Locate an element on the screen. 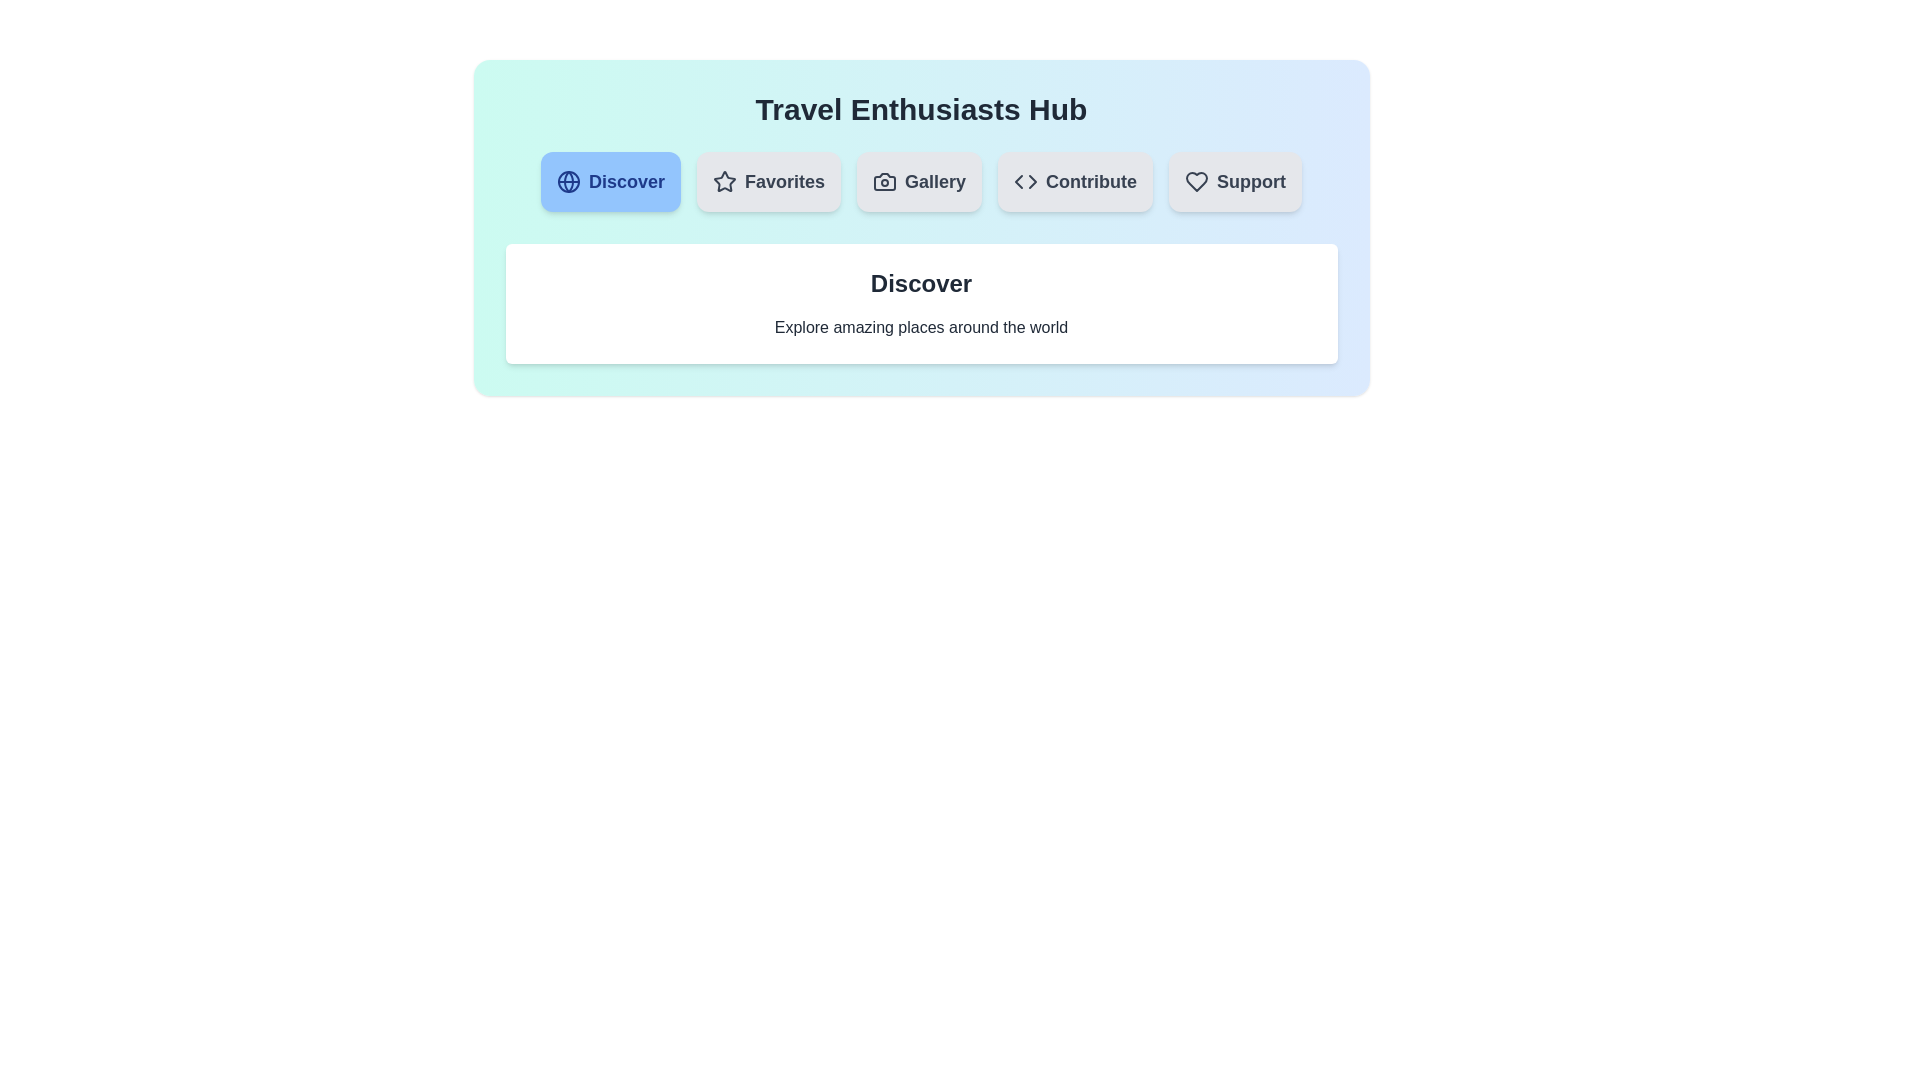 The height and width of the screenshot is (1080, 1920). the stylized camera icon button, which is the third option in the row of buttons labeled 'Discover', 'Favorites', 'Gallery', 'Contribute', and 'Support' is located at coordinates (884, 181).